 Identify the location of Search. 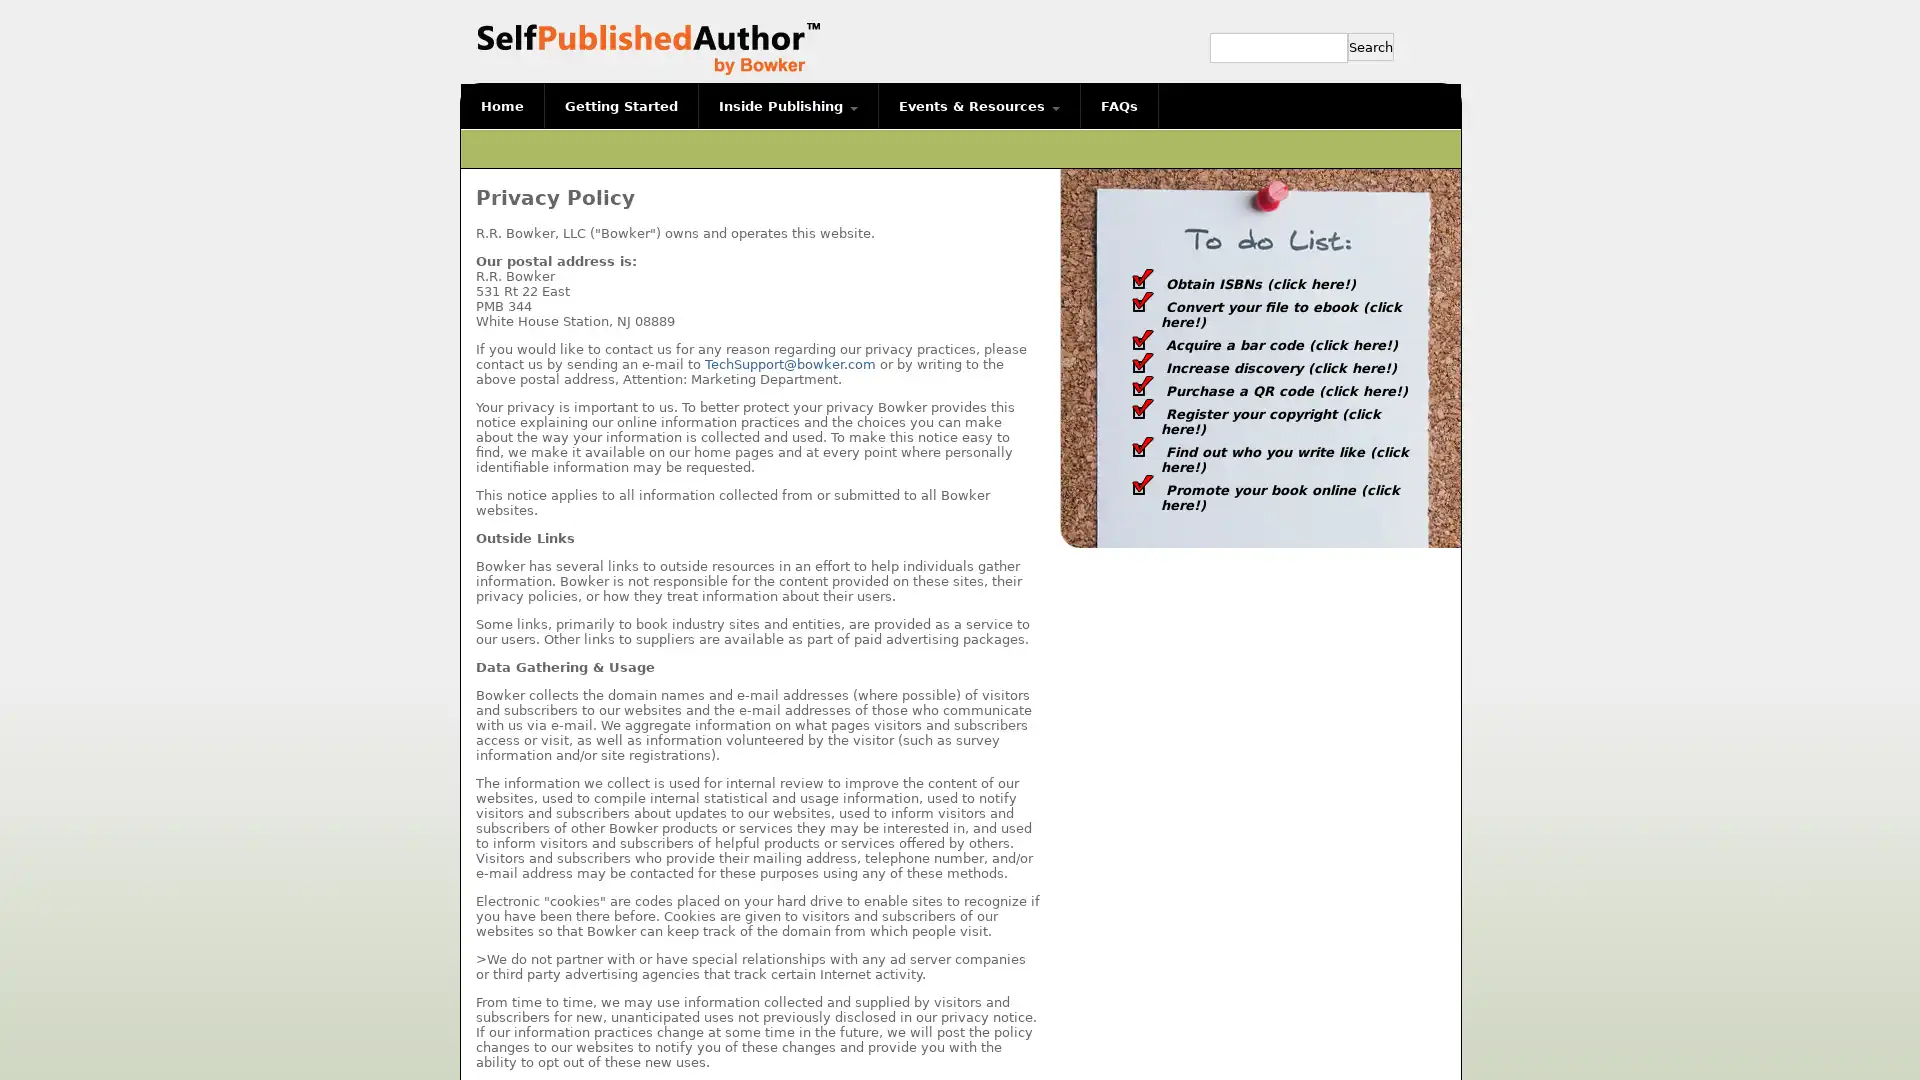
(1370, 45).